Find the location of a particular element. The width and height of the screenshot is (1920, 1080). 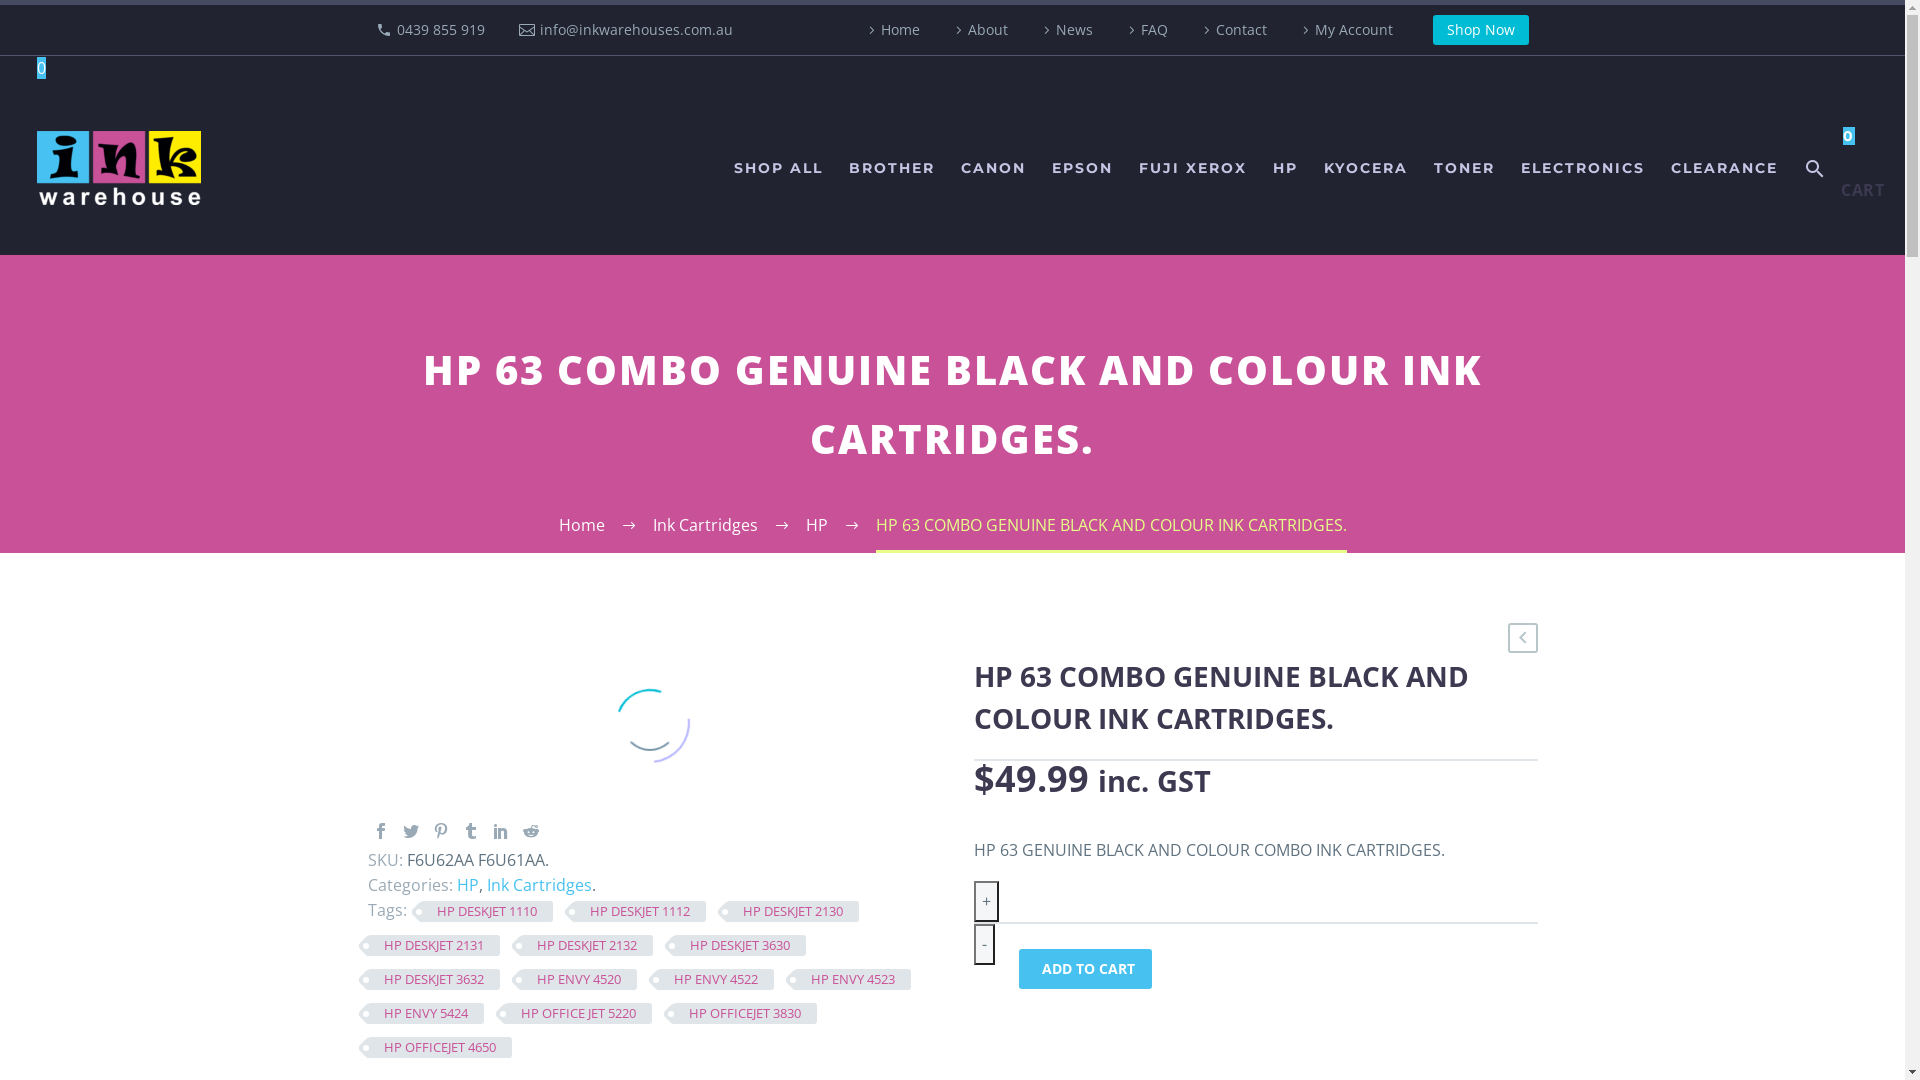

'Reddit' is located at coordinates (522, 830).